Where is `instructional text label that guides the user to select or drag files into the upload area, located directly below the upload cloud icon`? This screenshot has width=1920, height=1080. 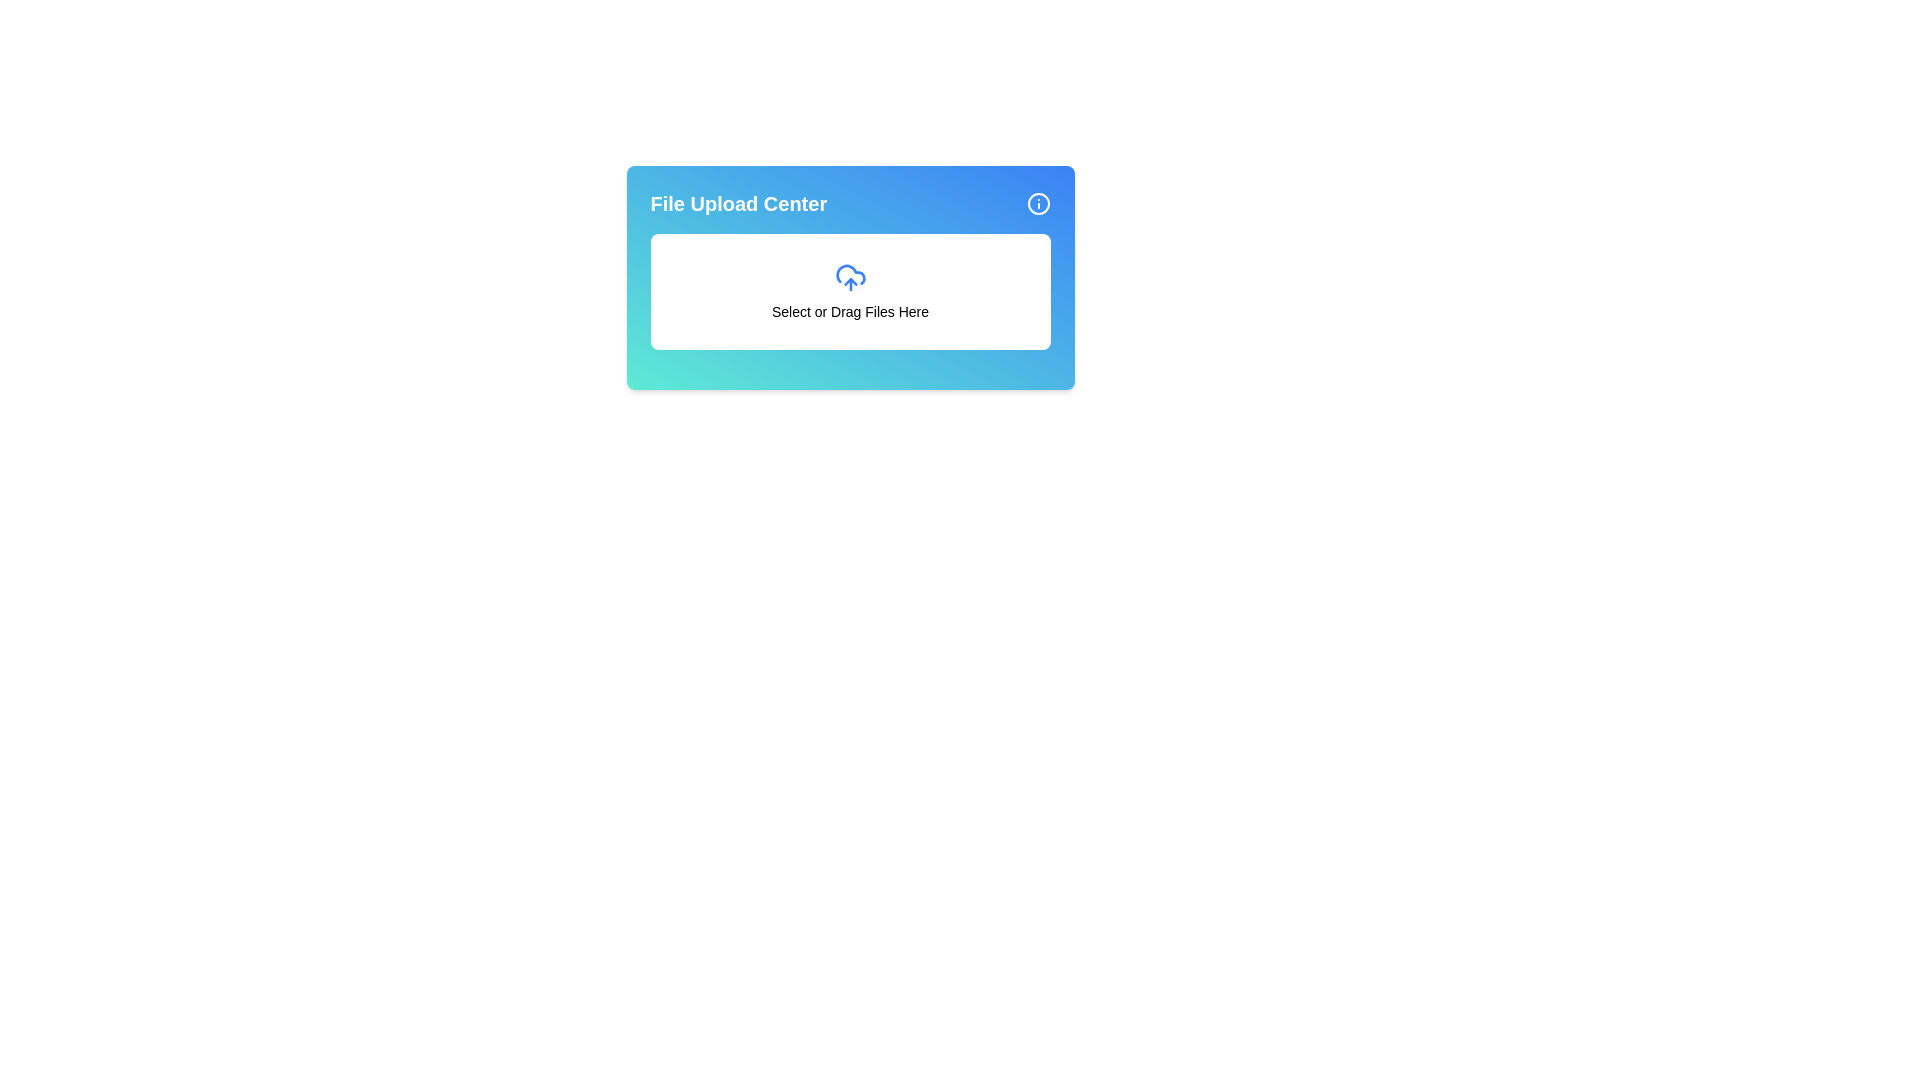
instructional text label that guides the user to select or drag files into the upload area, located directly below the upload cloud icon is located at coordinates (850, 312).